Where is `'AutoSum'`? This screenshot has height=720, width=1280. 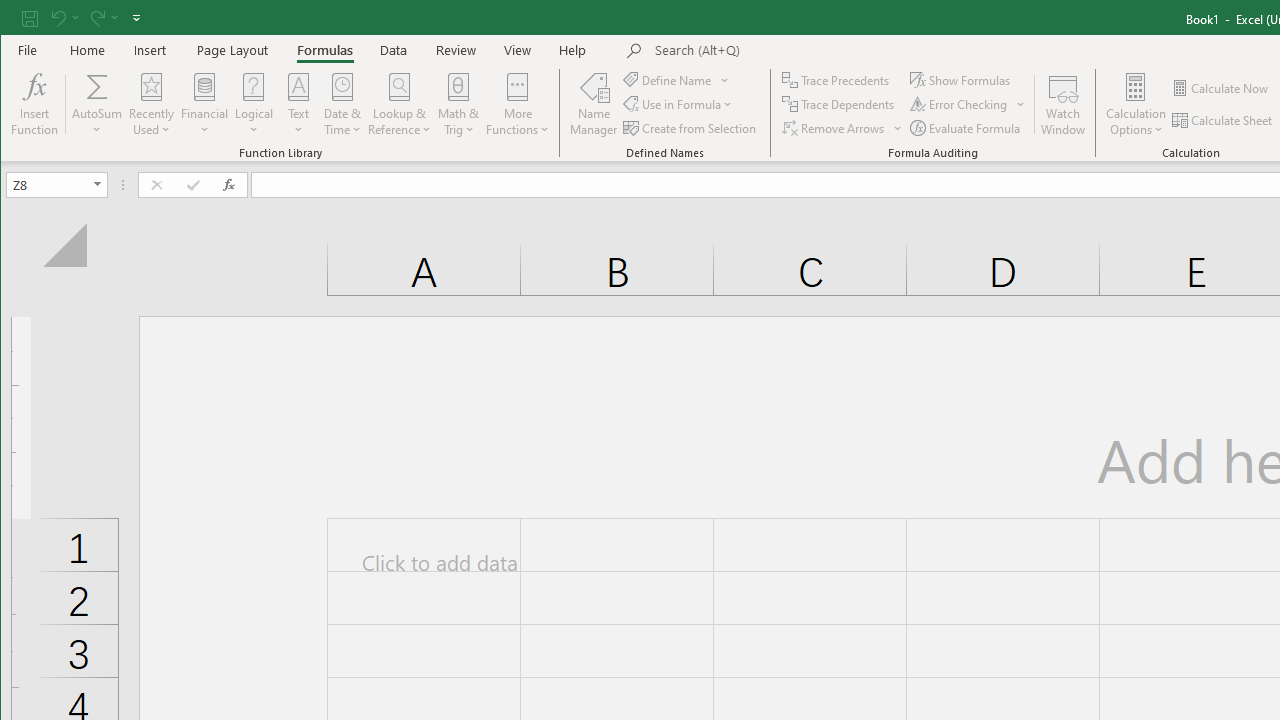 'AutoSum' is located at coordinates (96, 104).